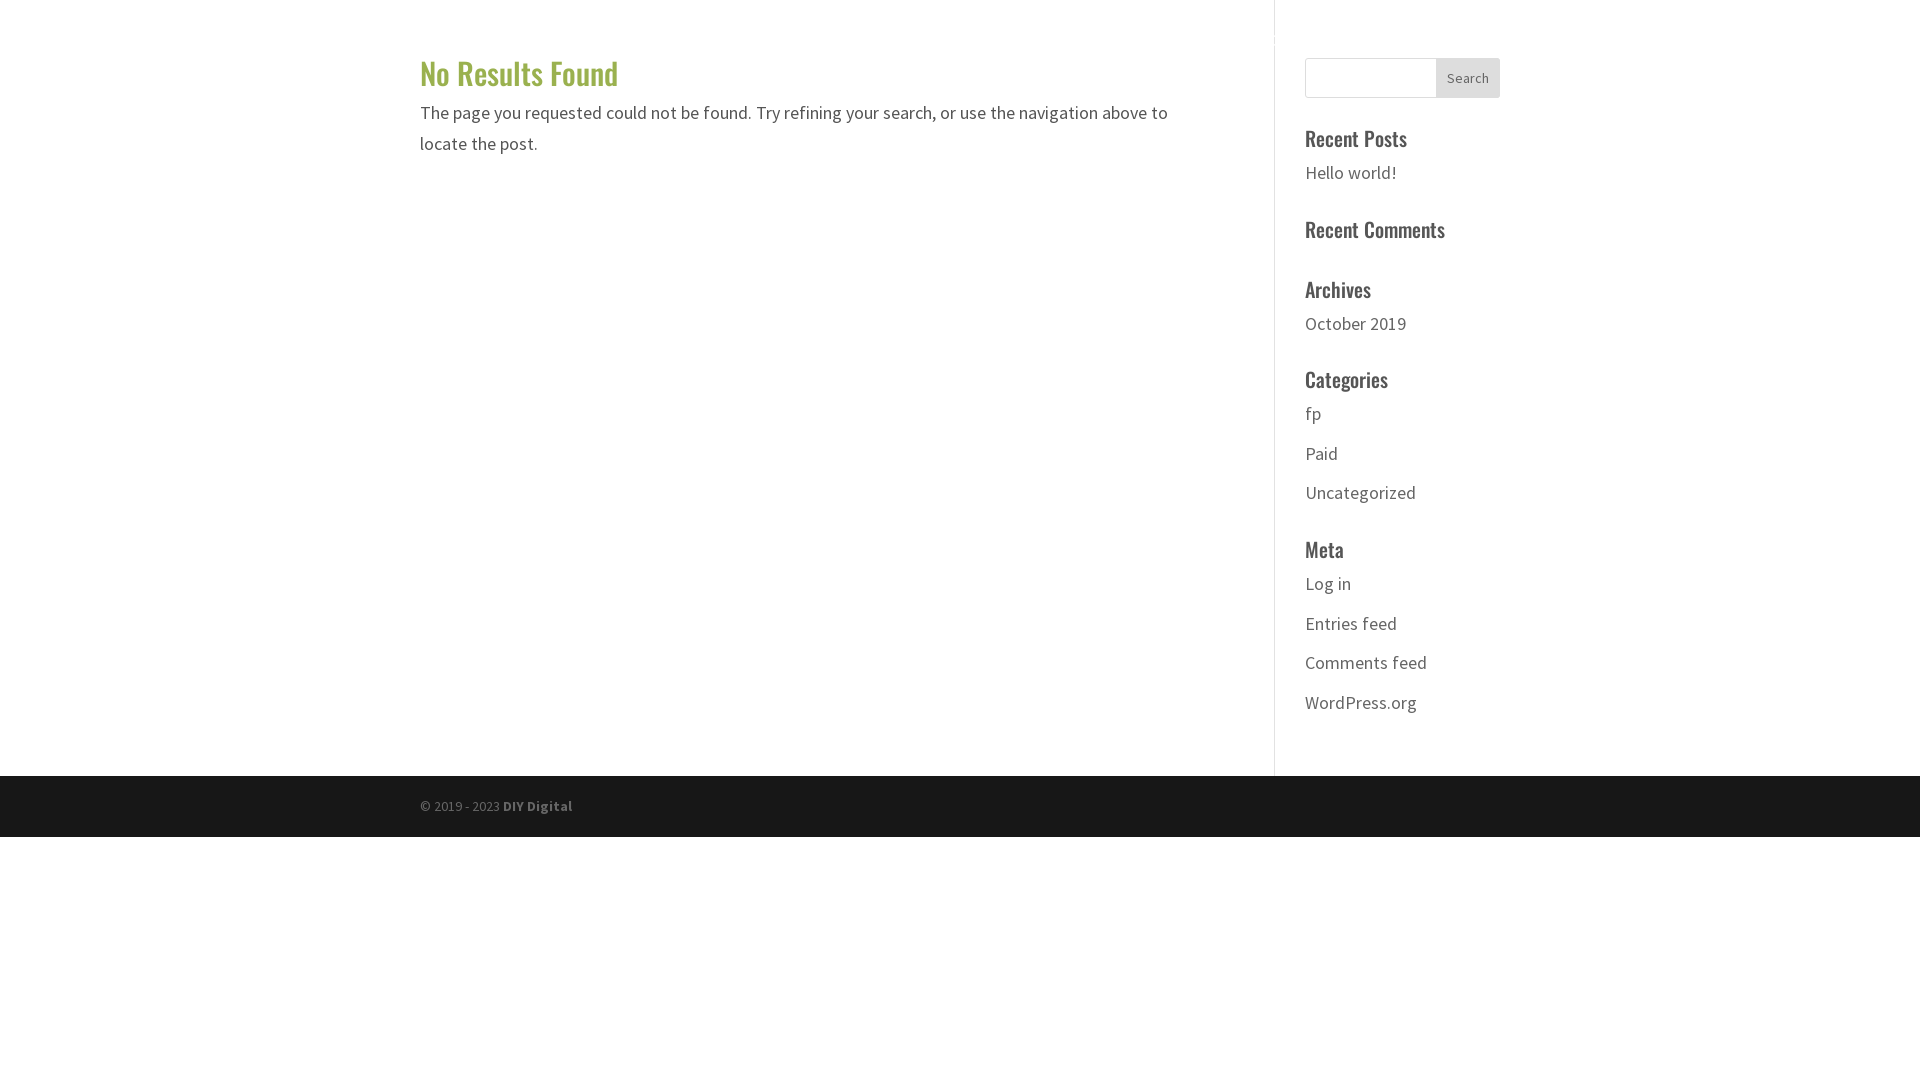 The height and width of the screenshot is (1080, 1920). I want to click on 'WordPress.org', so click(1360, 701).